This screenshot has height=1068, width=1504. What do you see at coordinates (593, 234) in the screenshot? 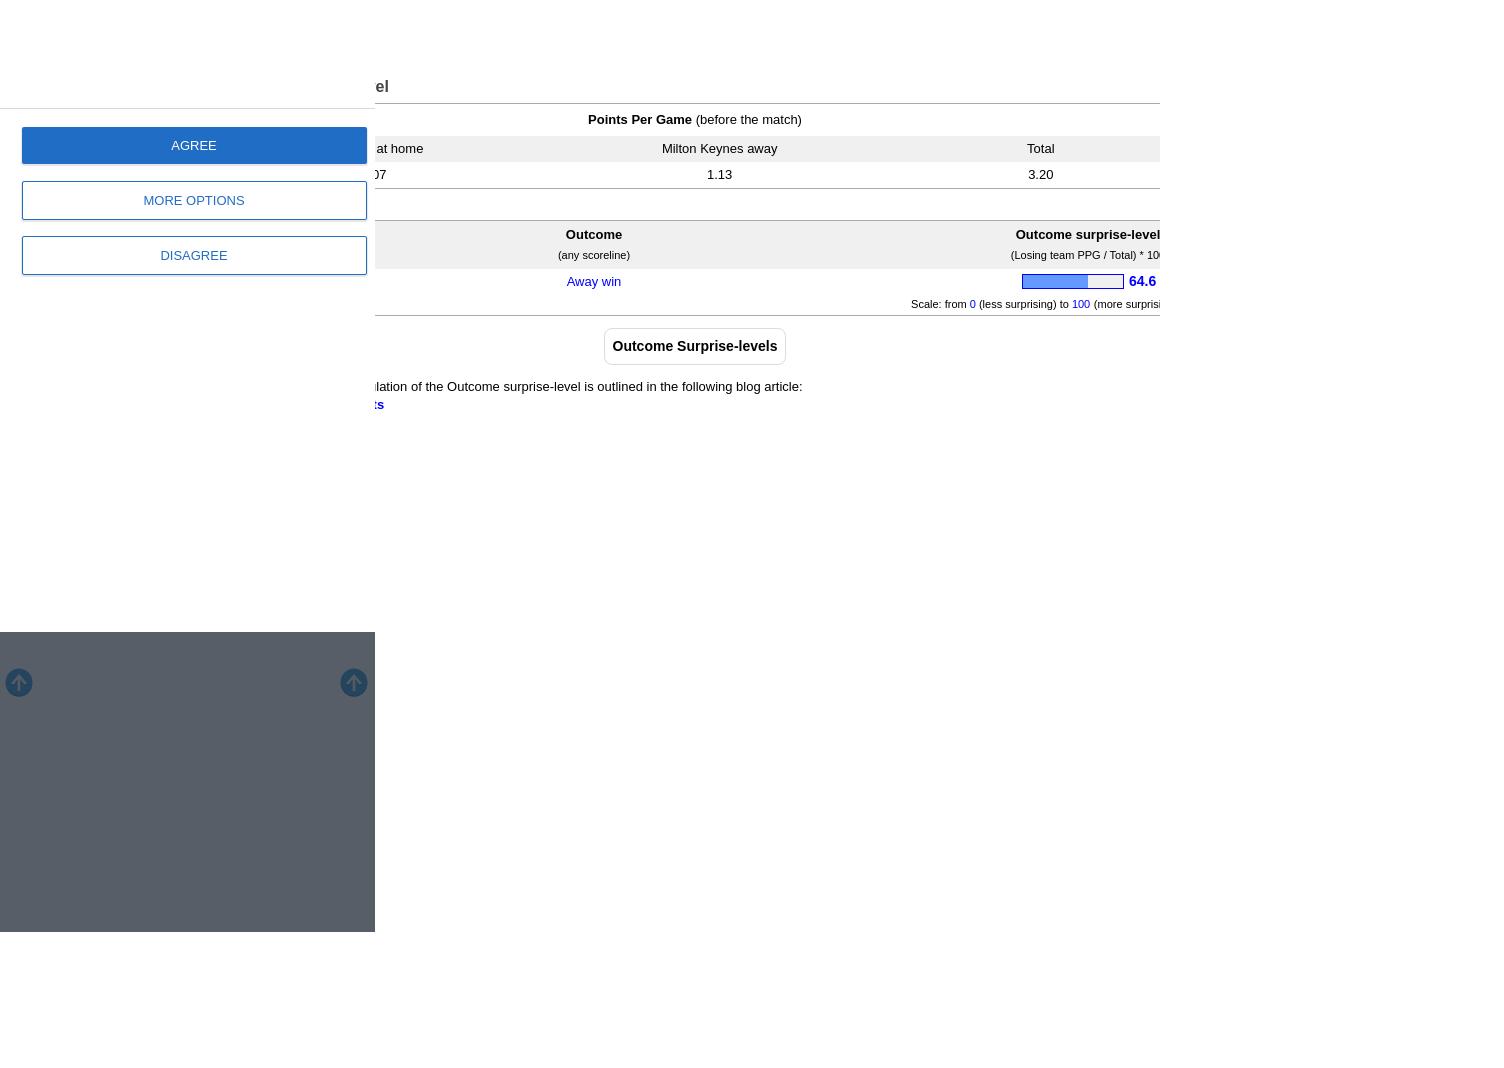
I see `'Outcome'` at bounding box center [593, 234].